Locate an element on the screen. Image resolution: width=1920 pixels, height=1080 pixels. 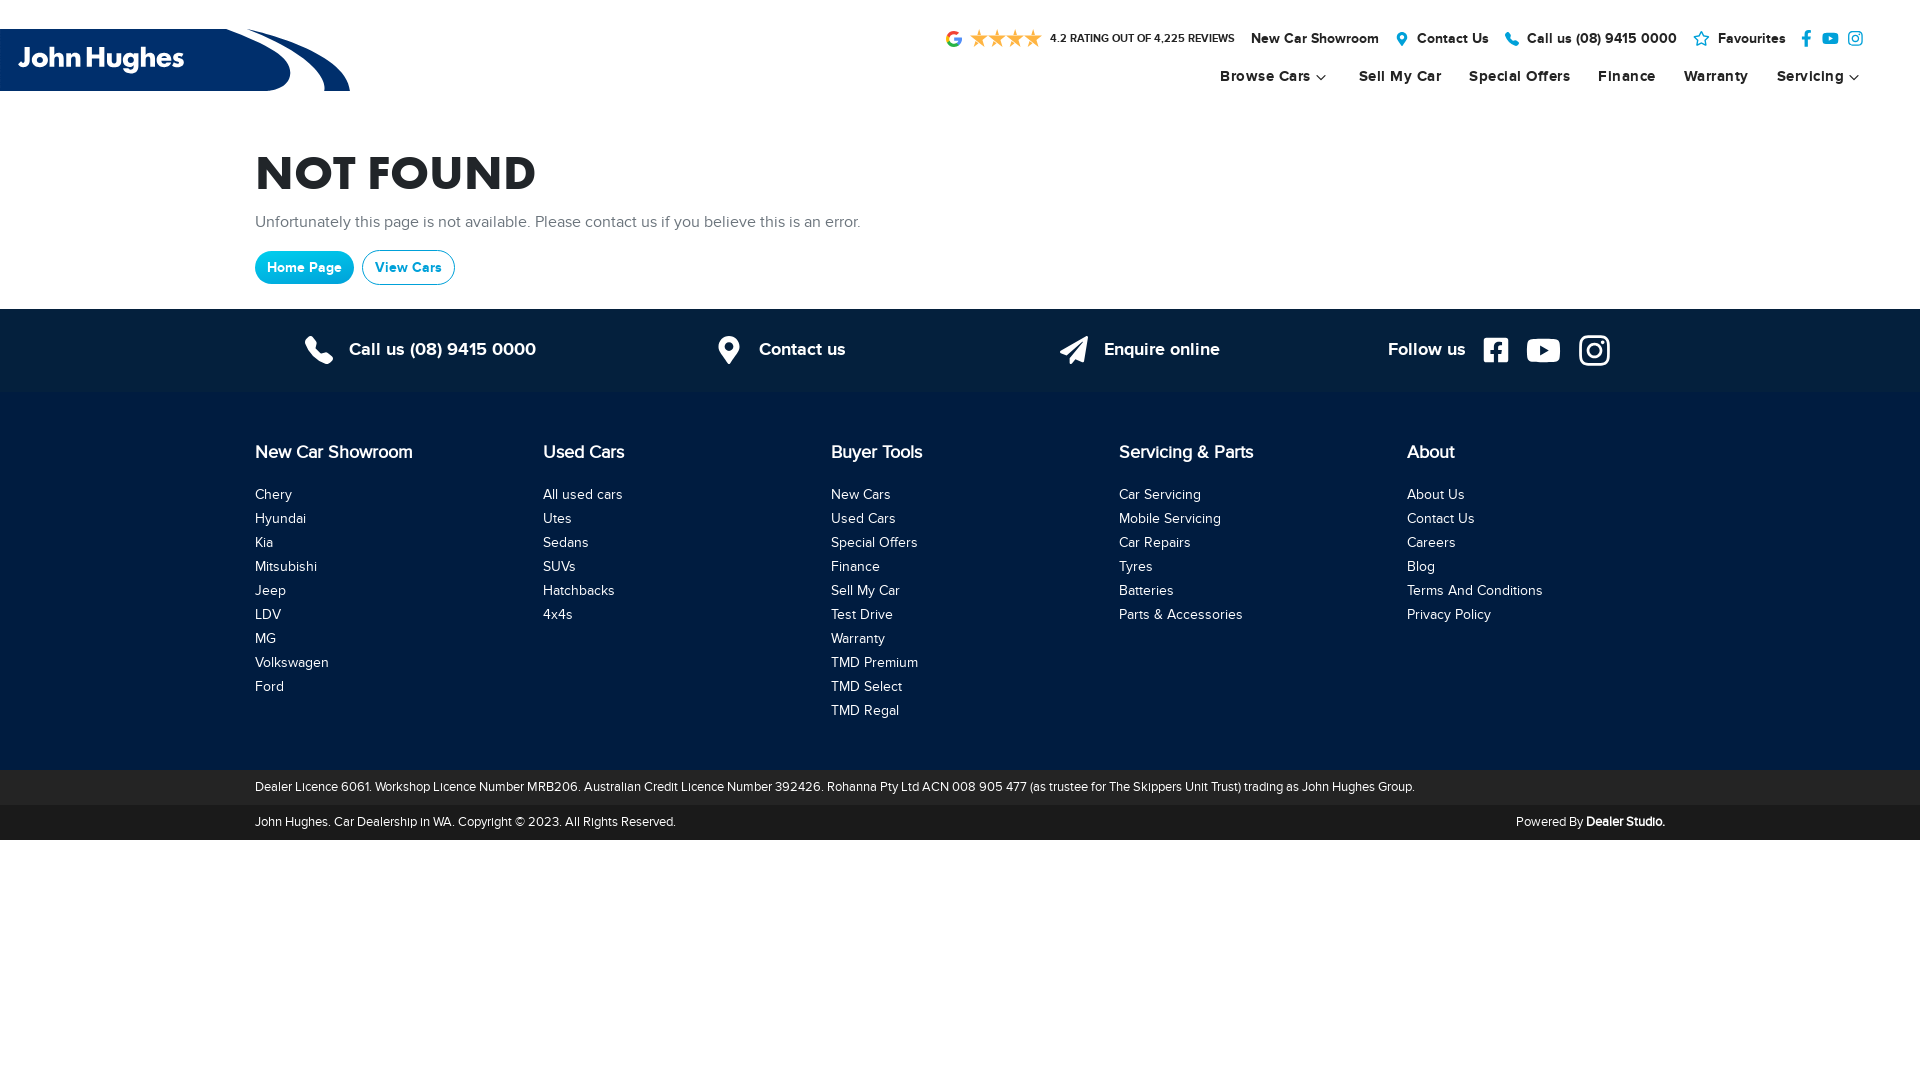
'Car Servicing' is located at coordinates (1160, 494).